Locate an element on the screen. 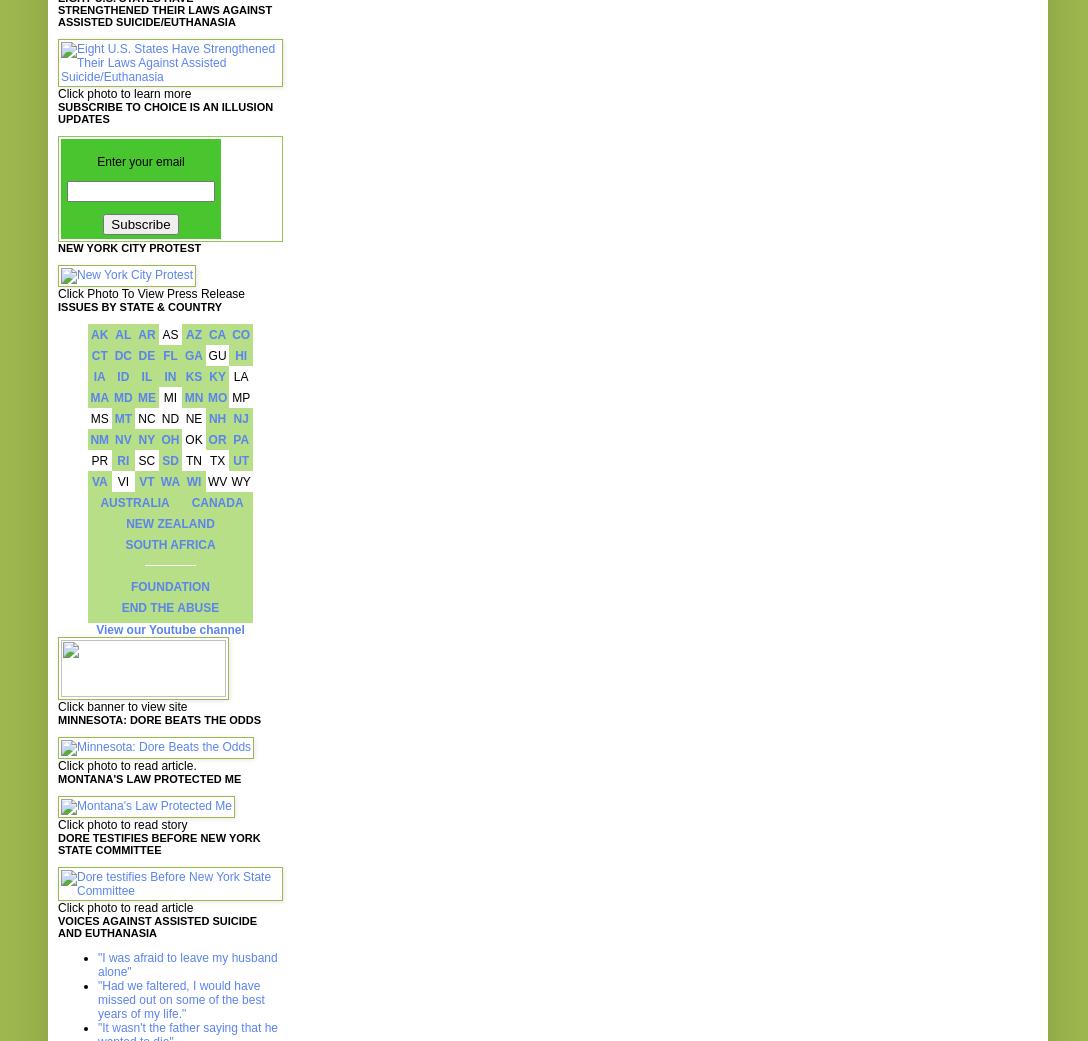 The width and height of the screenshot is (1088, 1041). 'MO' is located at coordinates (215, 397).